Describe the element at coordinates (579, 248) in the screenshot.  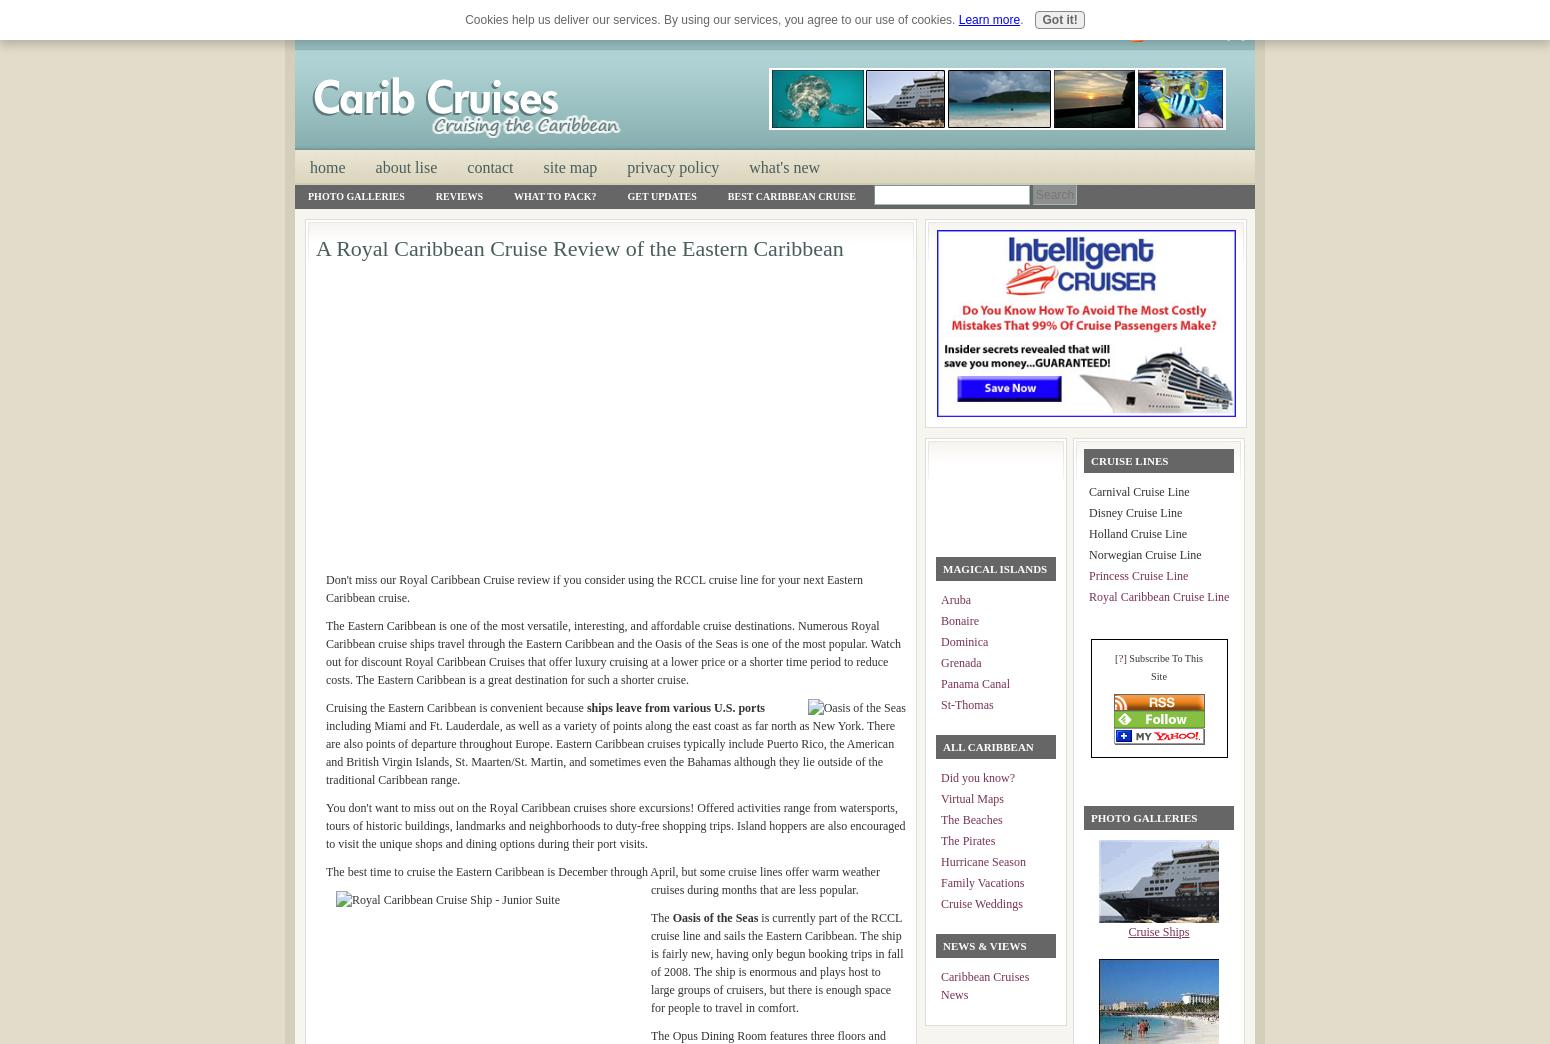
I see `'A Royal Caribbean Cruise
Review of the Eastern Caribbean'` at that location.